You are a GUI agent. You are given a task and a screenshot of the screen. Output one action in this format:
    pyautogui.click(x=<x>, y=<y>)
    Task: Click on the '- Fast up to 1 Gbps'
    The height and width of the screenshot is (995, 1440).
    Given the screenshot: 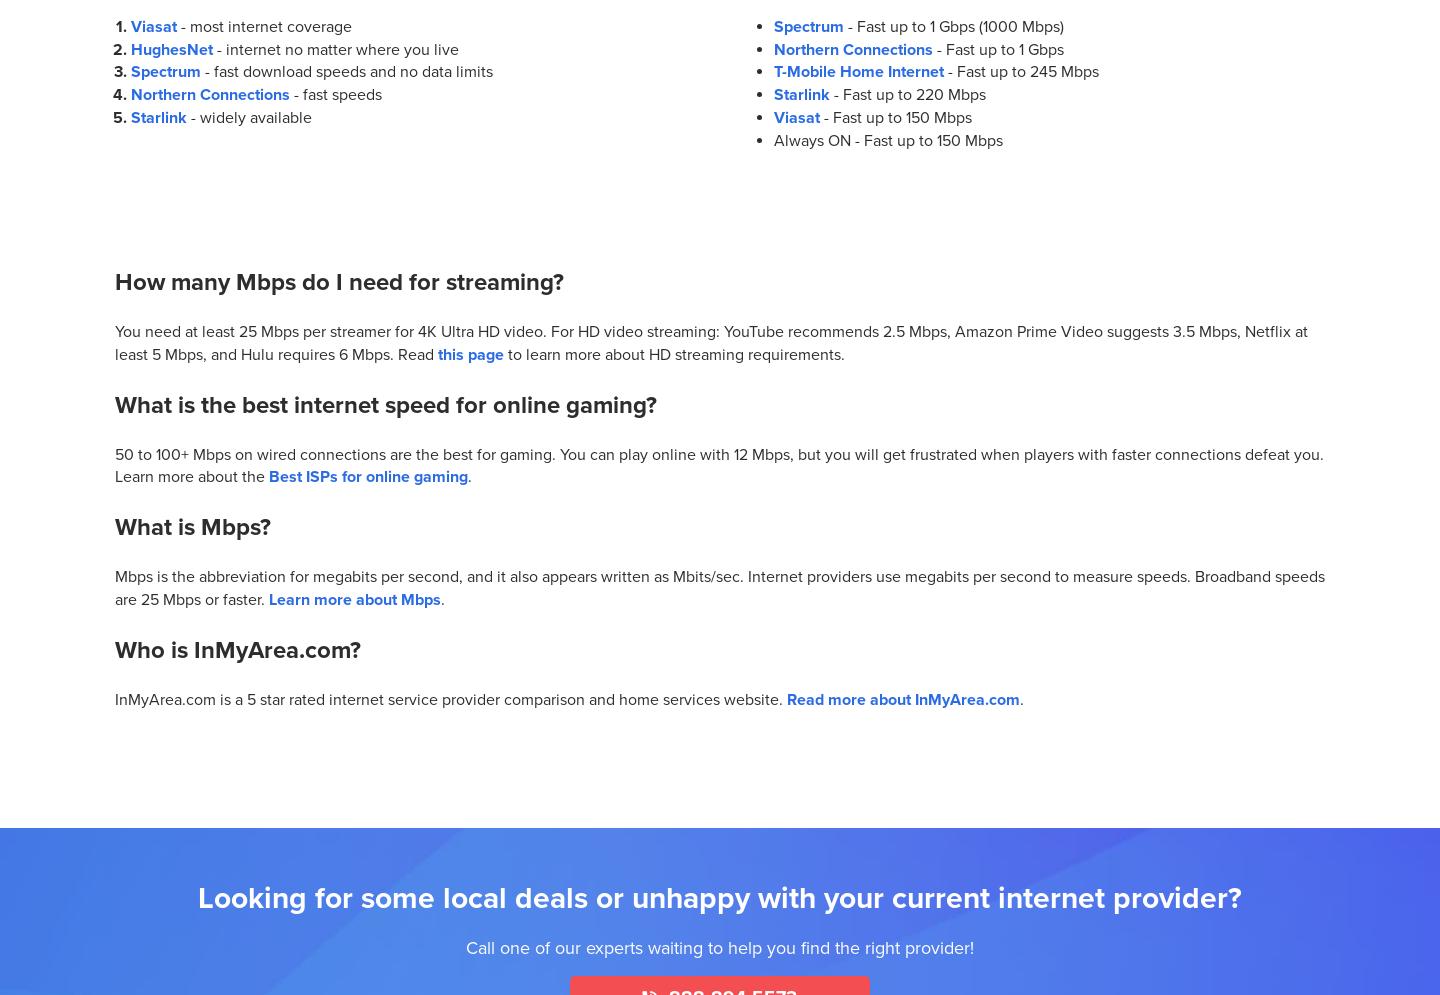 What is the action you would take?
    pyautogui.click(x=996, y=47)
    